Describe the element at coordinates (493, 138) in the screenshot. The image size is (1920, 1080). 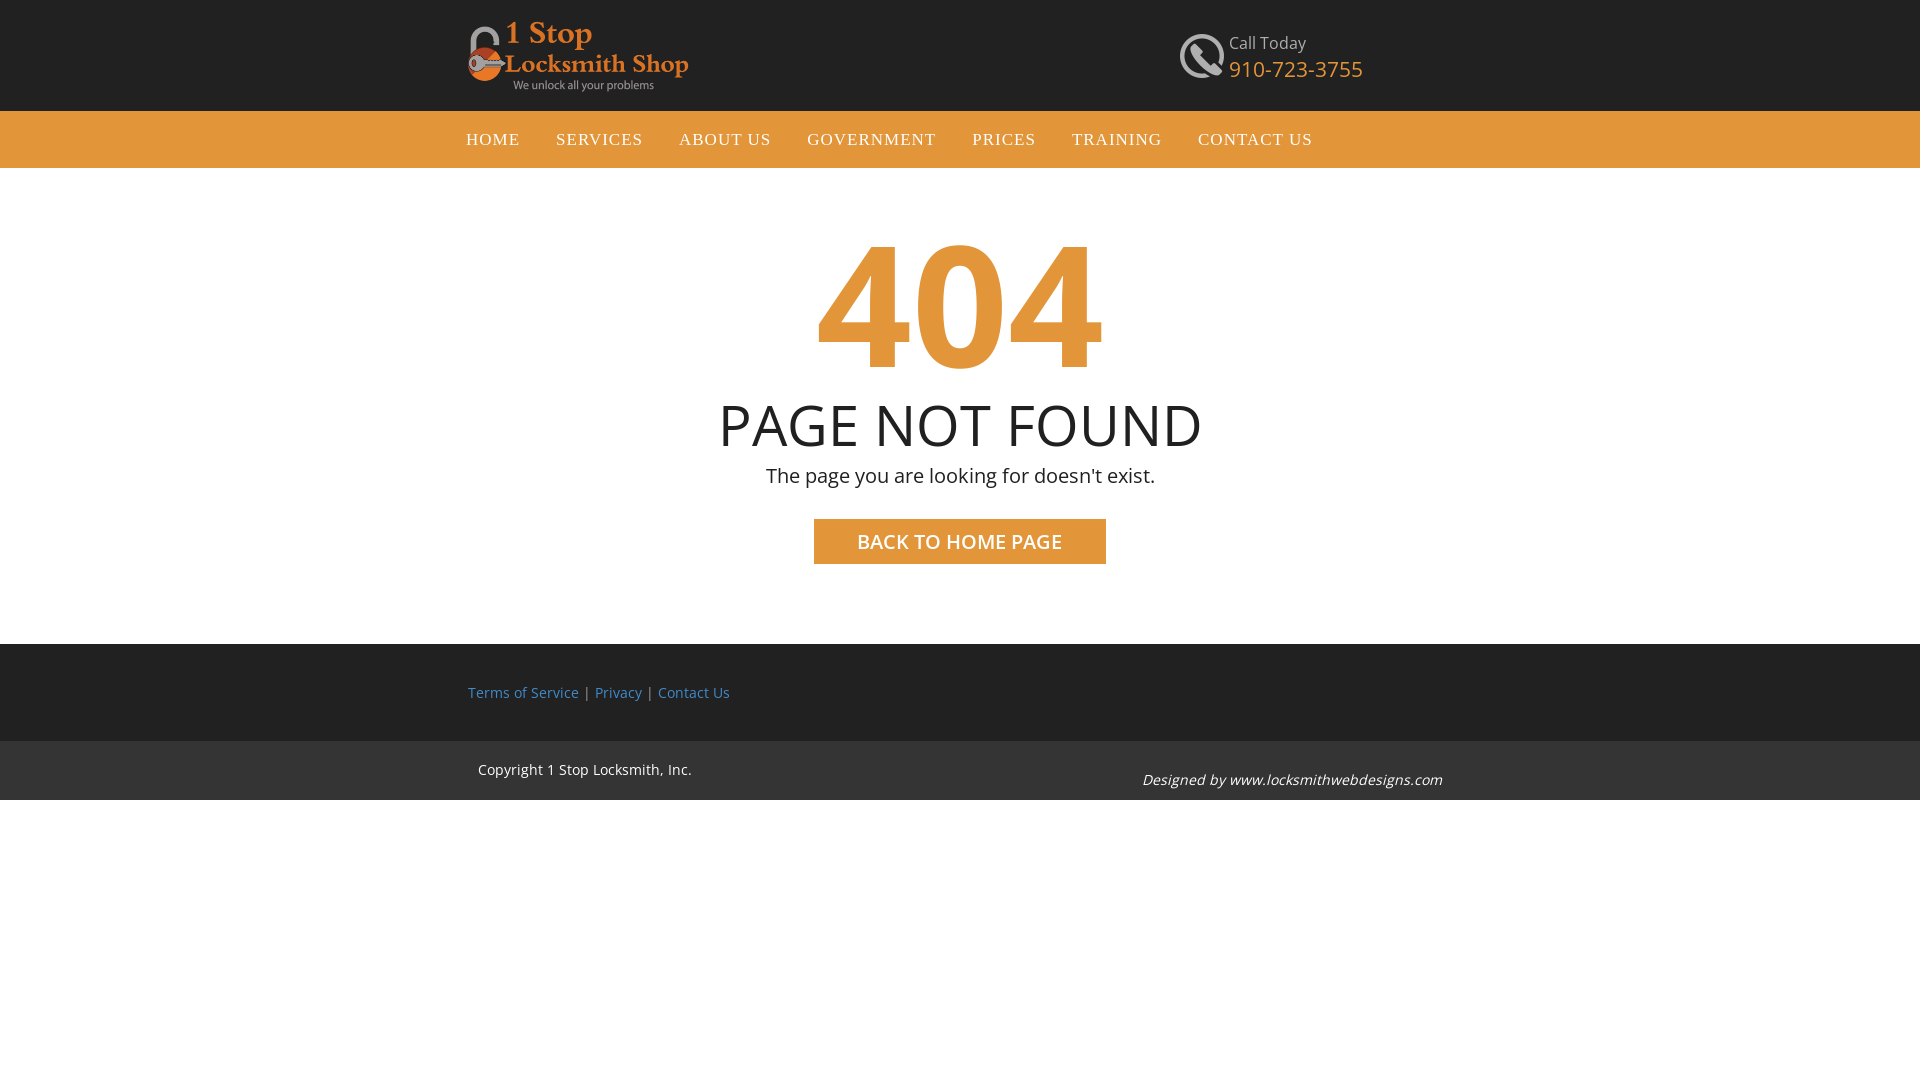
I see `'HOME'` at that location.